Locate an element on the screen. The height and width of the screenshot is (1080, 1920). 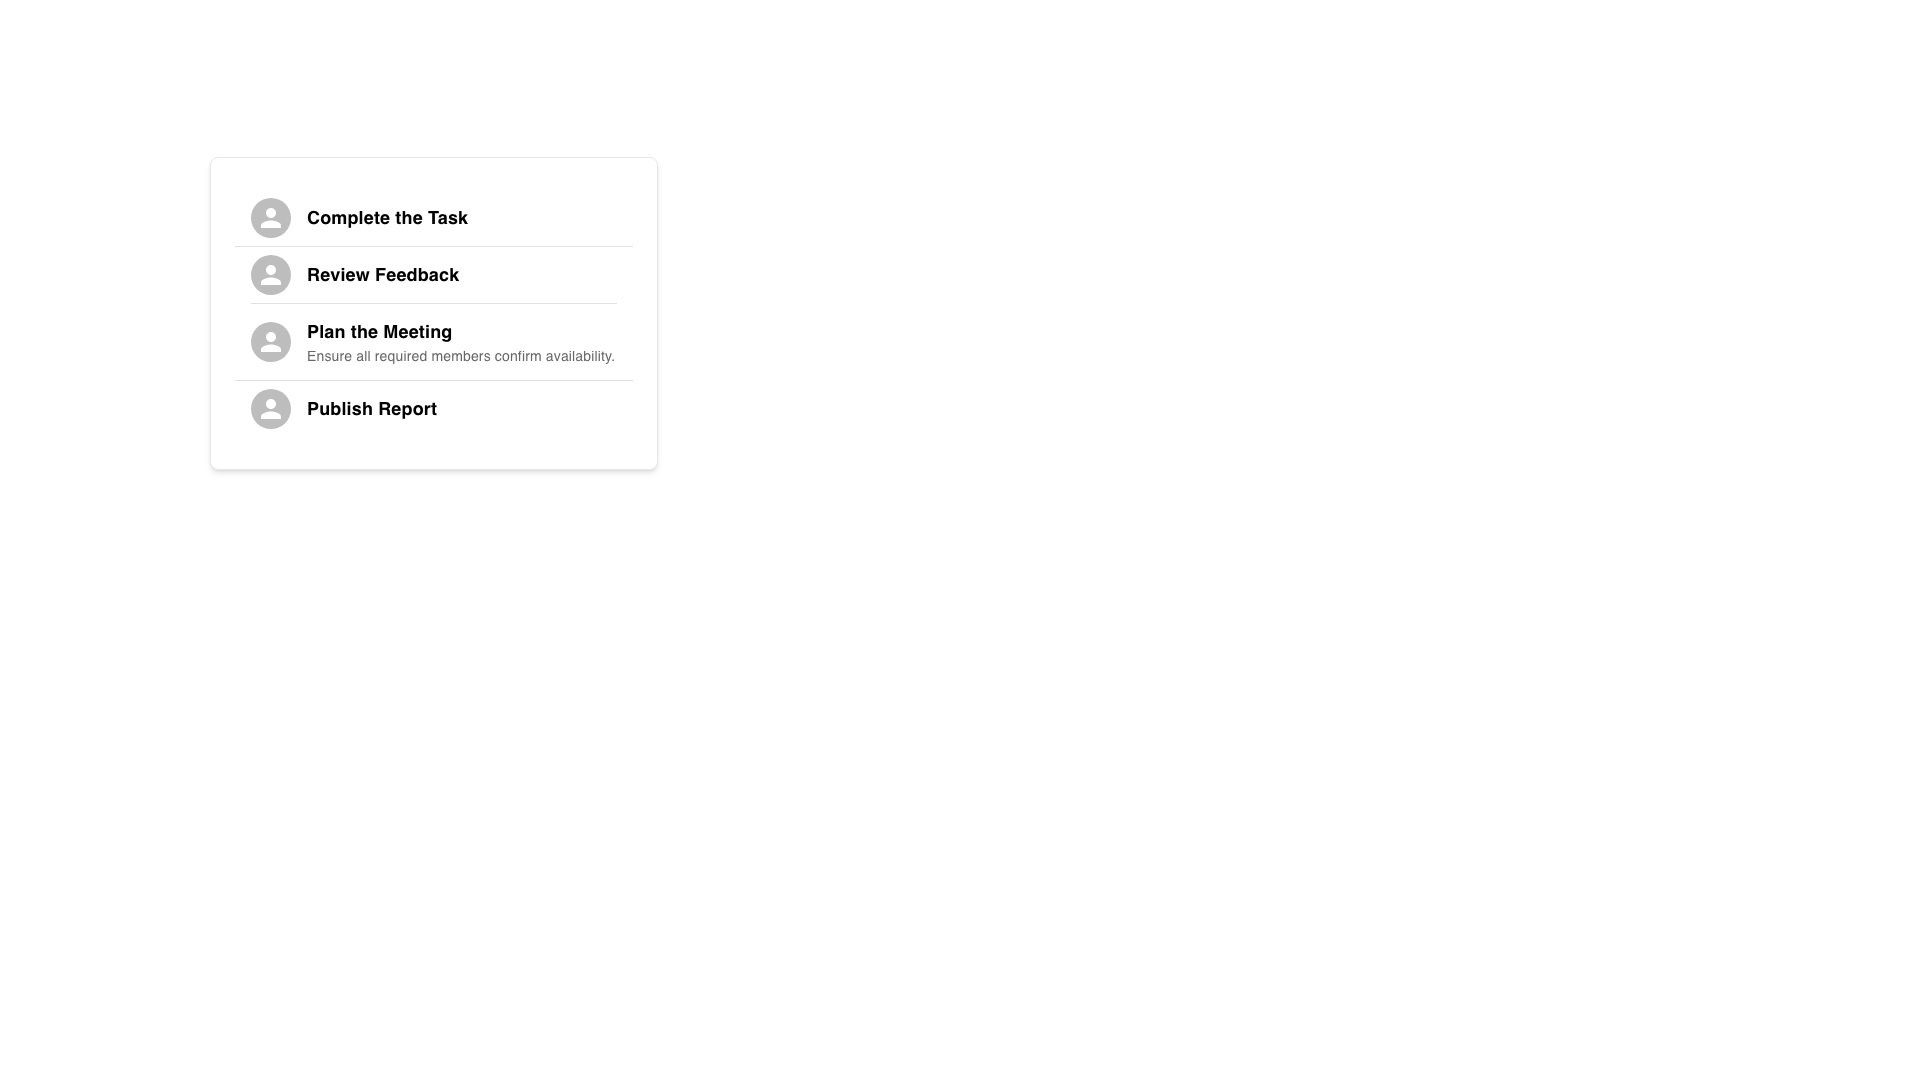
the first text label in the task list that provides context for the associated content or action is located at coordinates (387, 217).